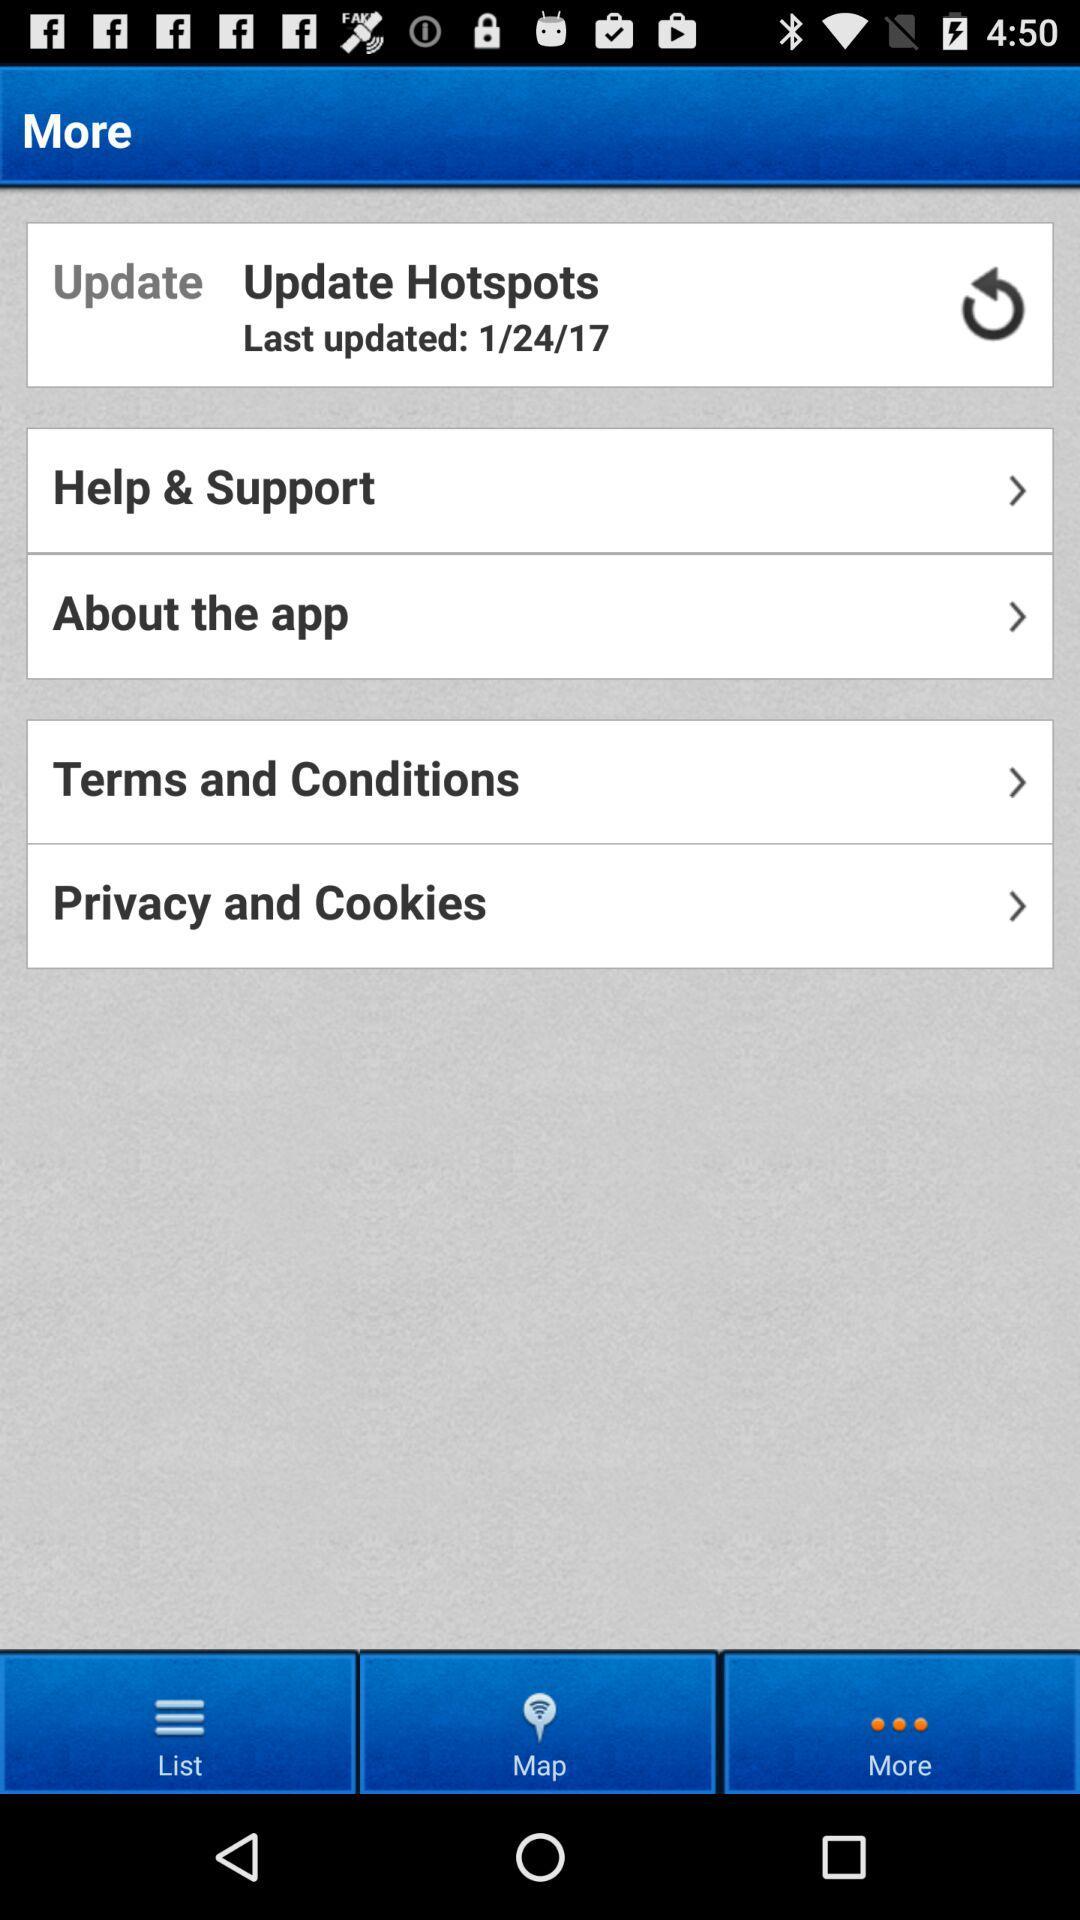 This screenshot has width=1080, height=1920. Describe the element at coordinates (540, 615) in the screenshot. I see `item above terms and conditions` at that location.